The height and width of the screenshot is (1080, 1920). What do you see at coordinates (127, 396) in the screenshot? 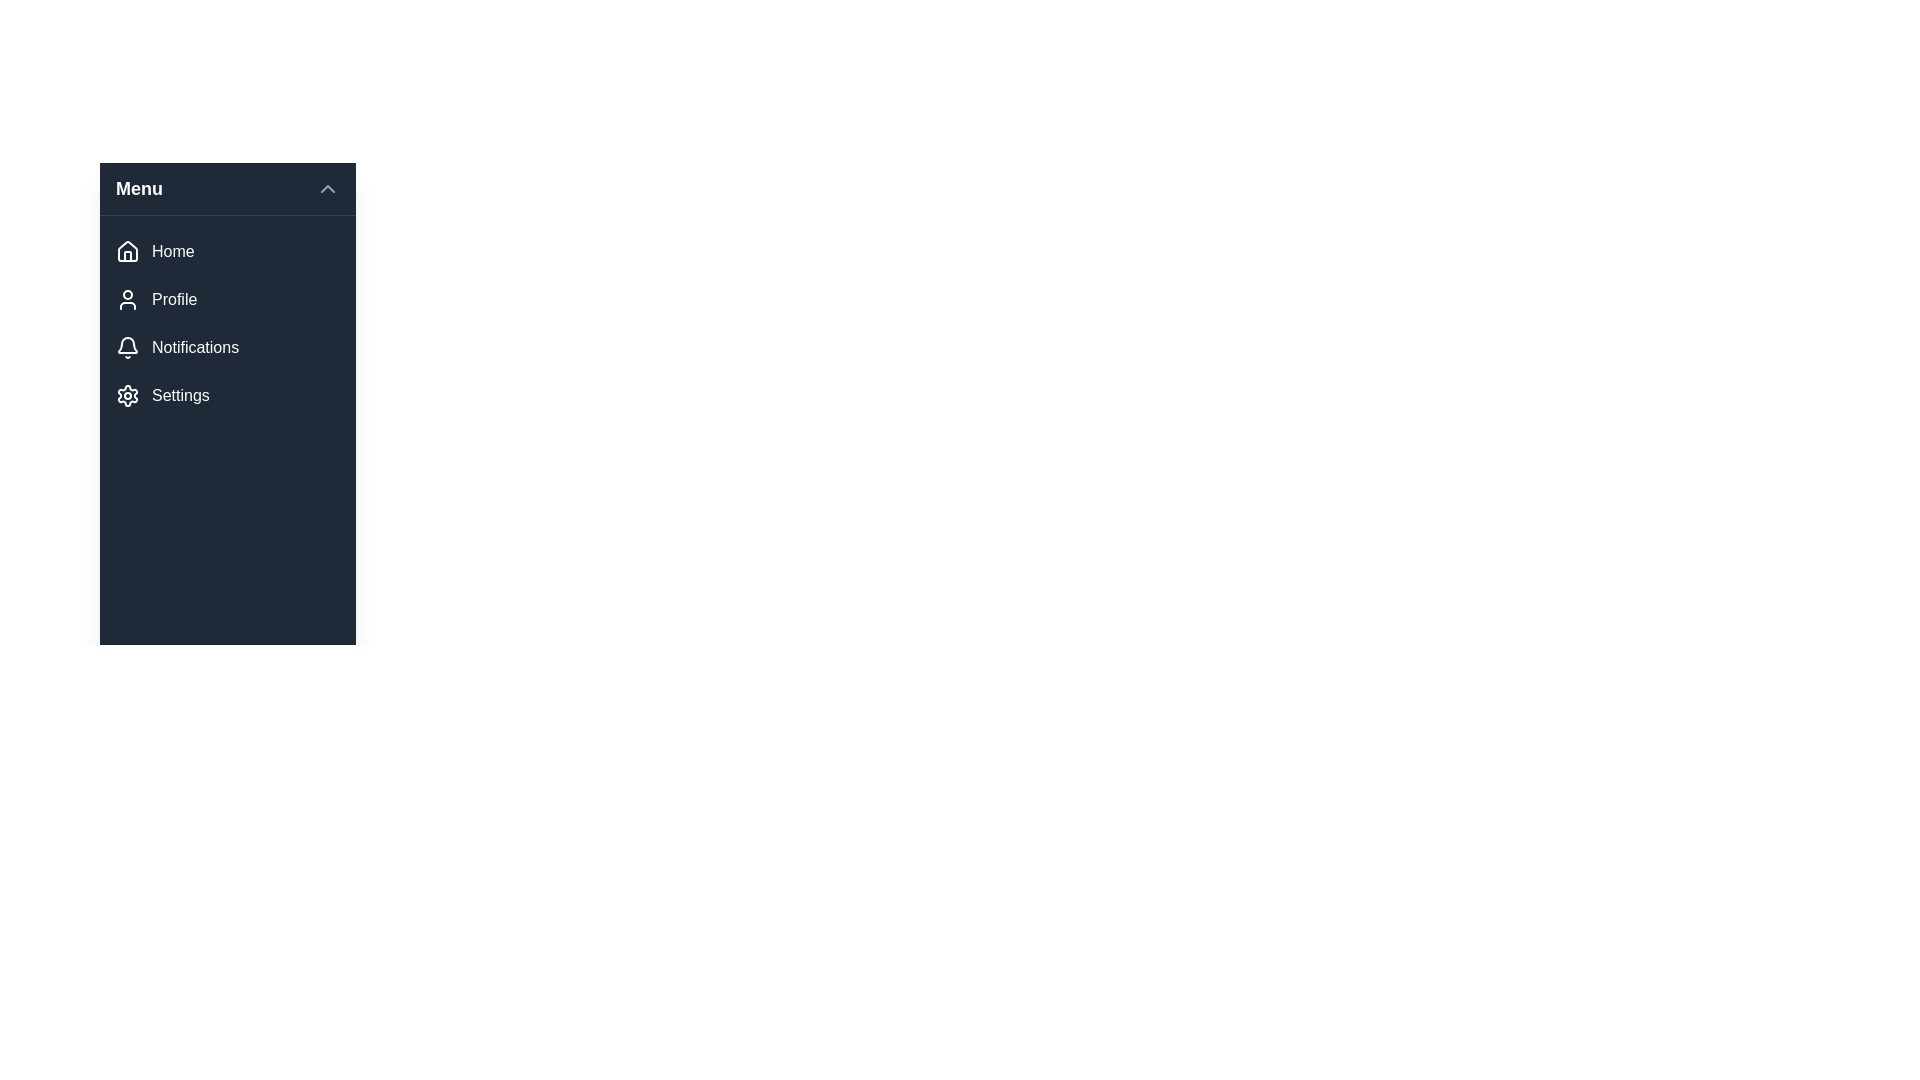
I see `the gear-shaped icon located near the bottom of the vertical navigation menu` at bounding box center [127, 396].